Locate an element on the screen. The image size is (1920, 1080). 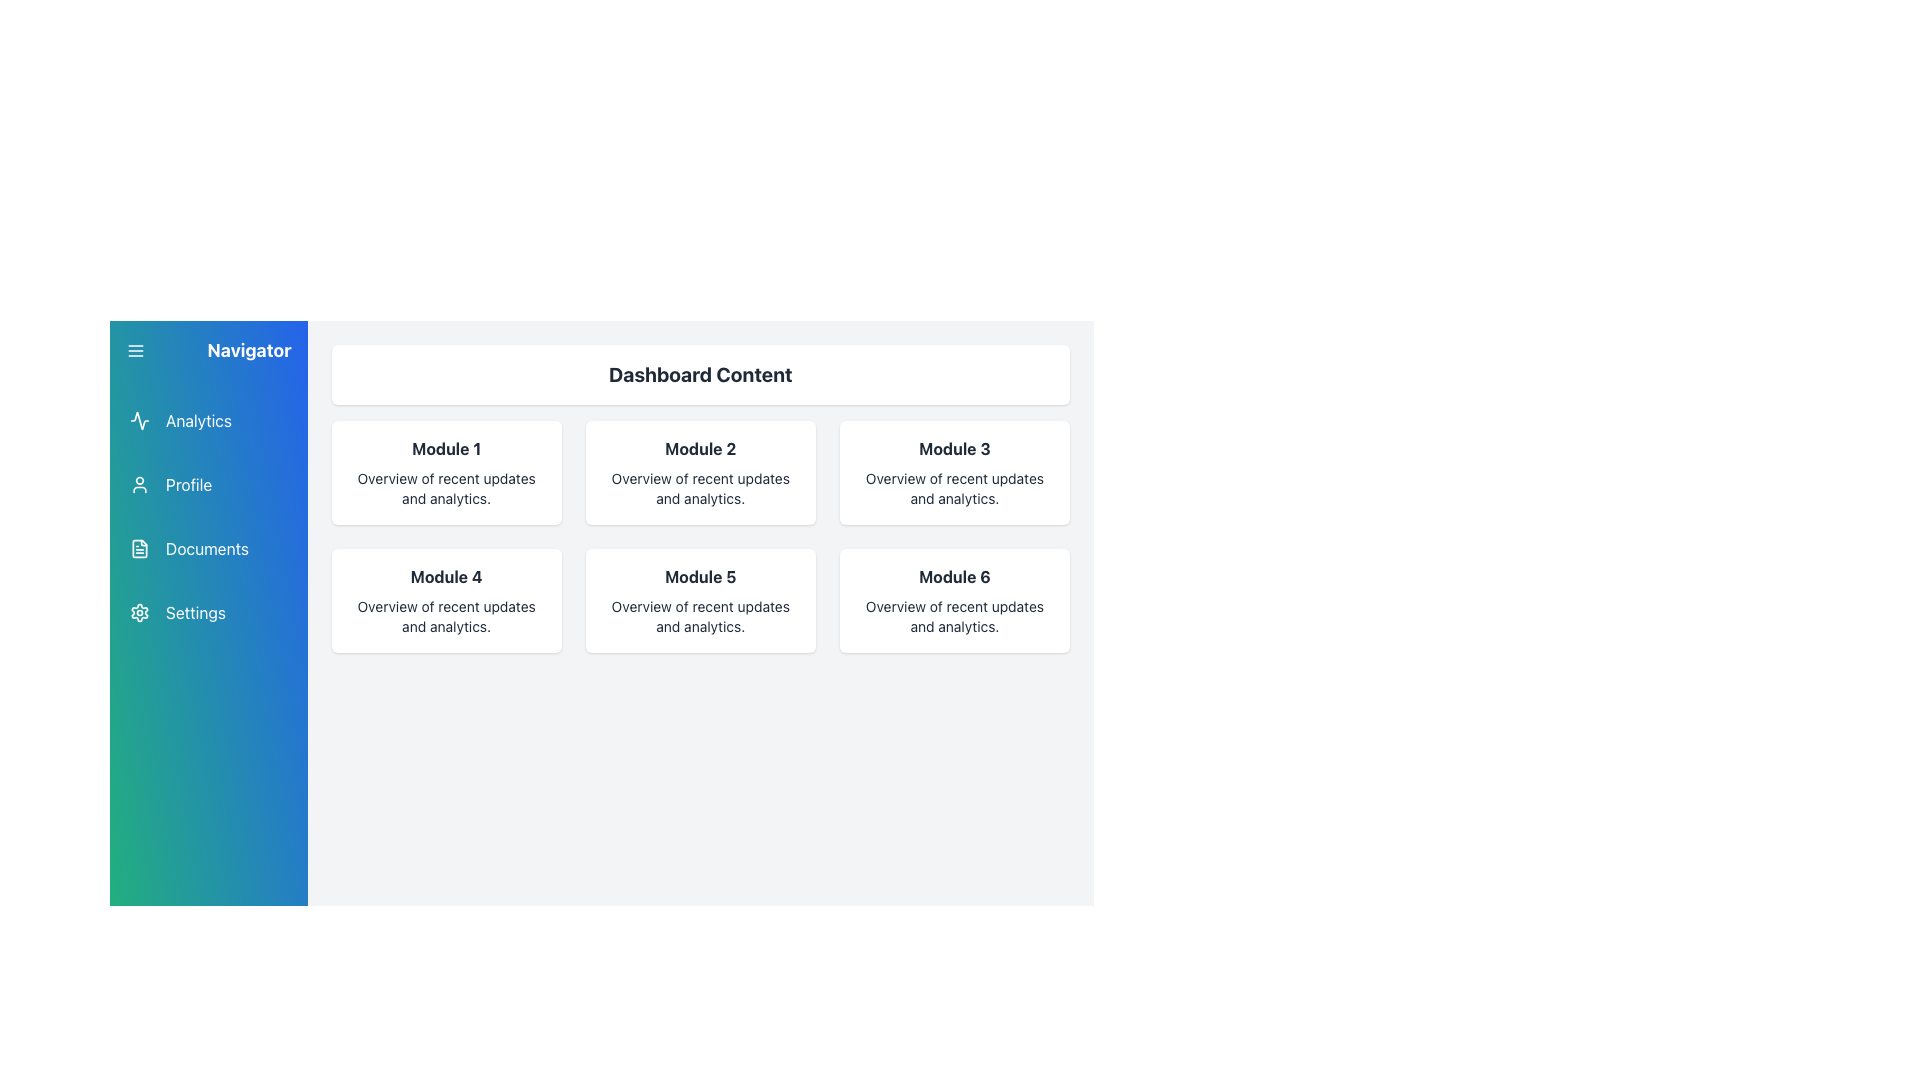
the 'Profile' navigation menu item in the vertical sidebar is located at coordinates (208, 485).